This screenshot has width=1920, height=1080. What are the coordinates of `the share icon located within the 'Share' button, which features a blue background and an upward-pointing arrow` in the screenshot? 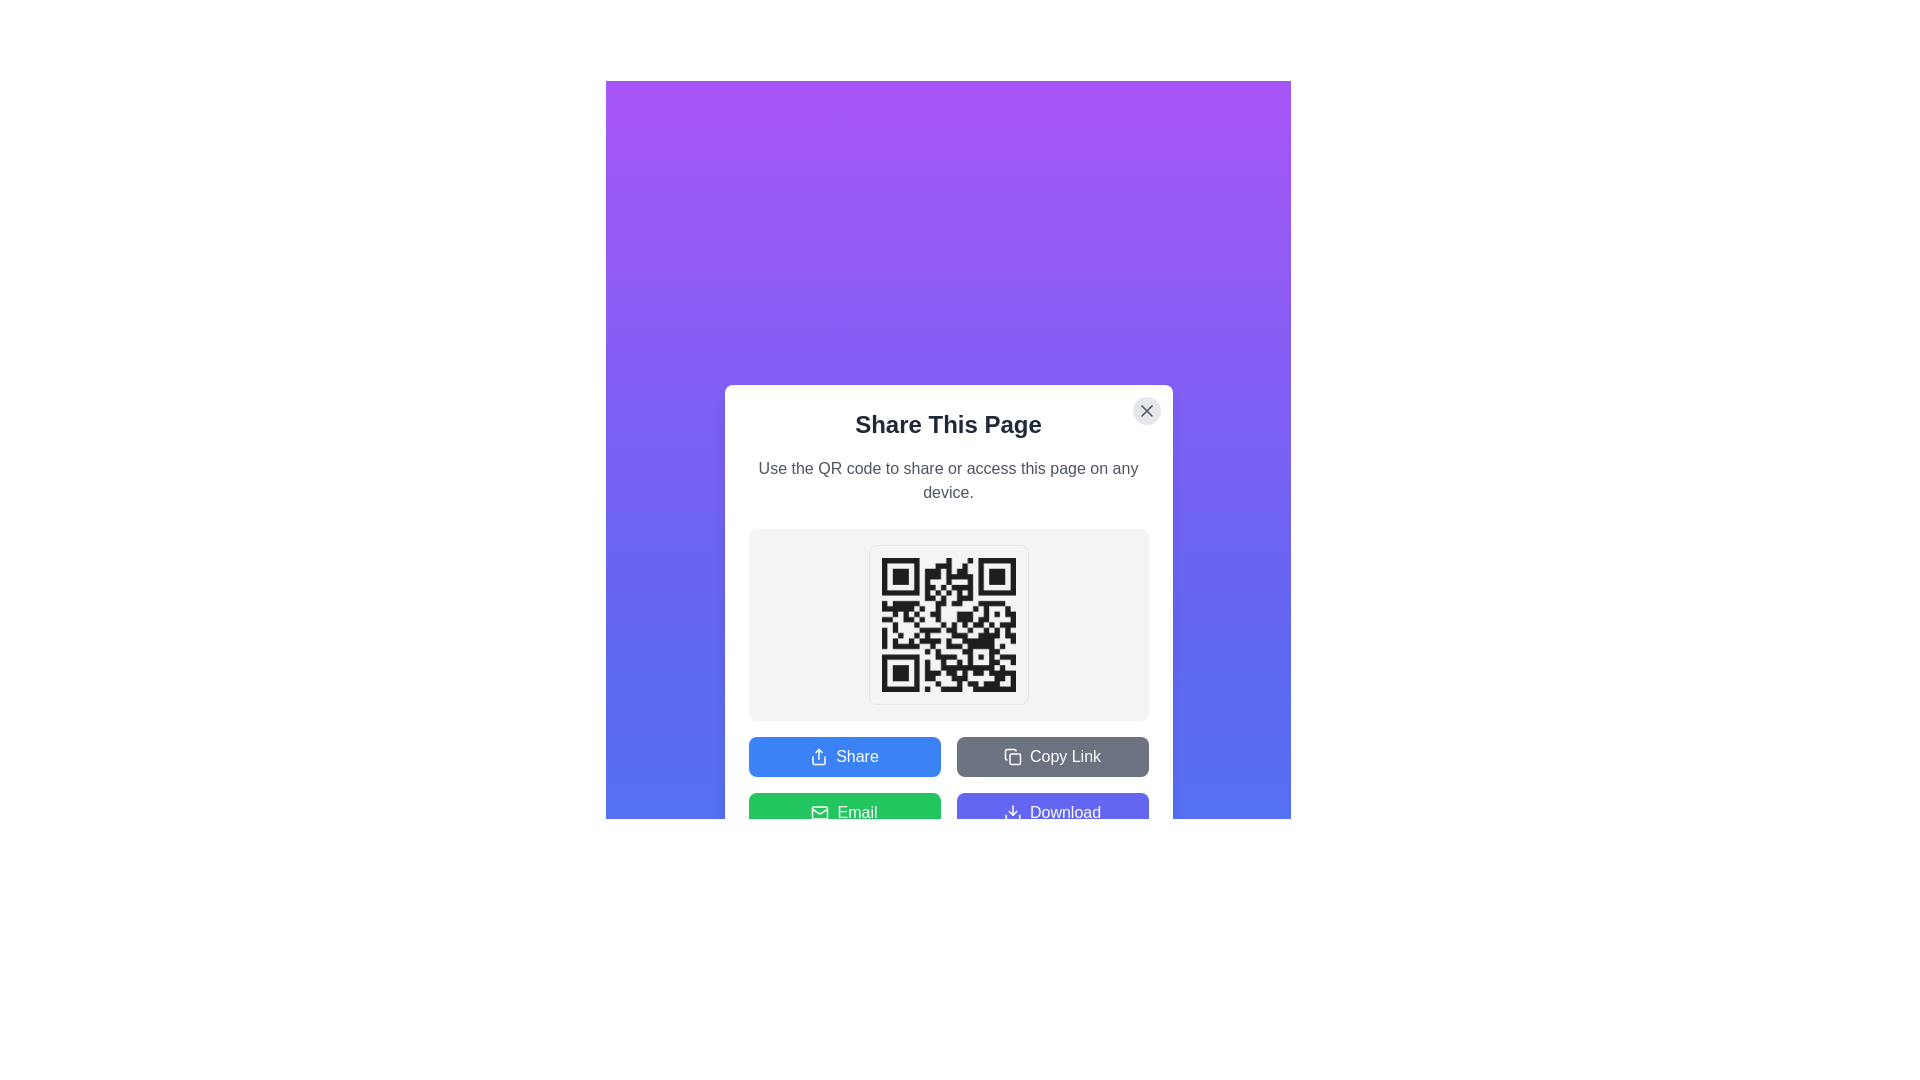 It's located at (819, 756).